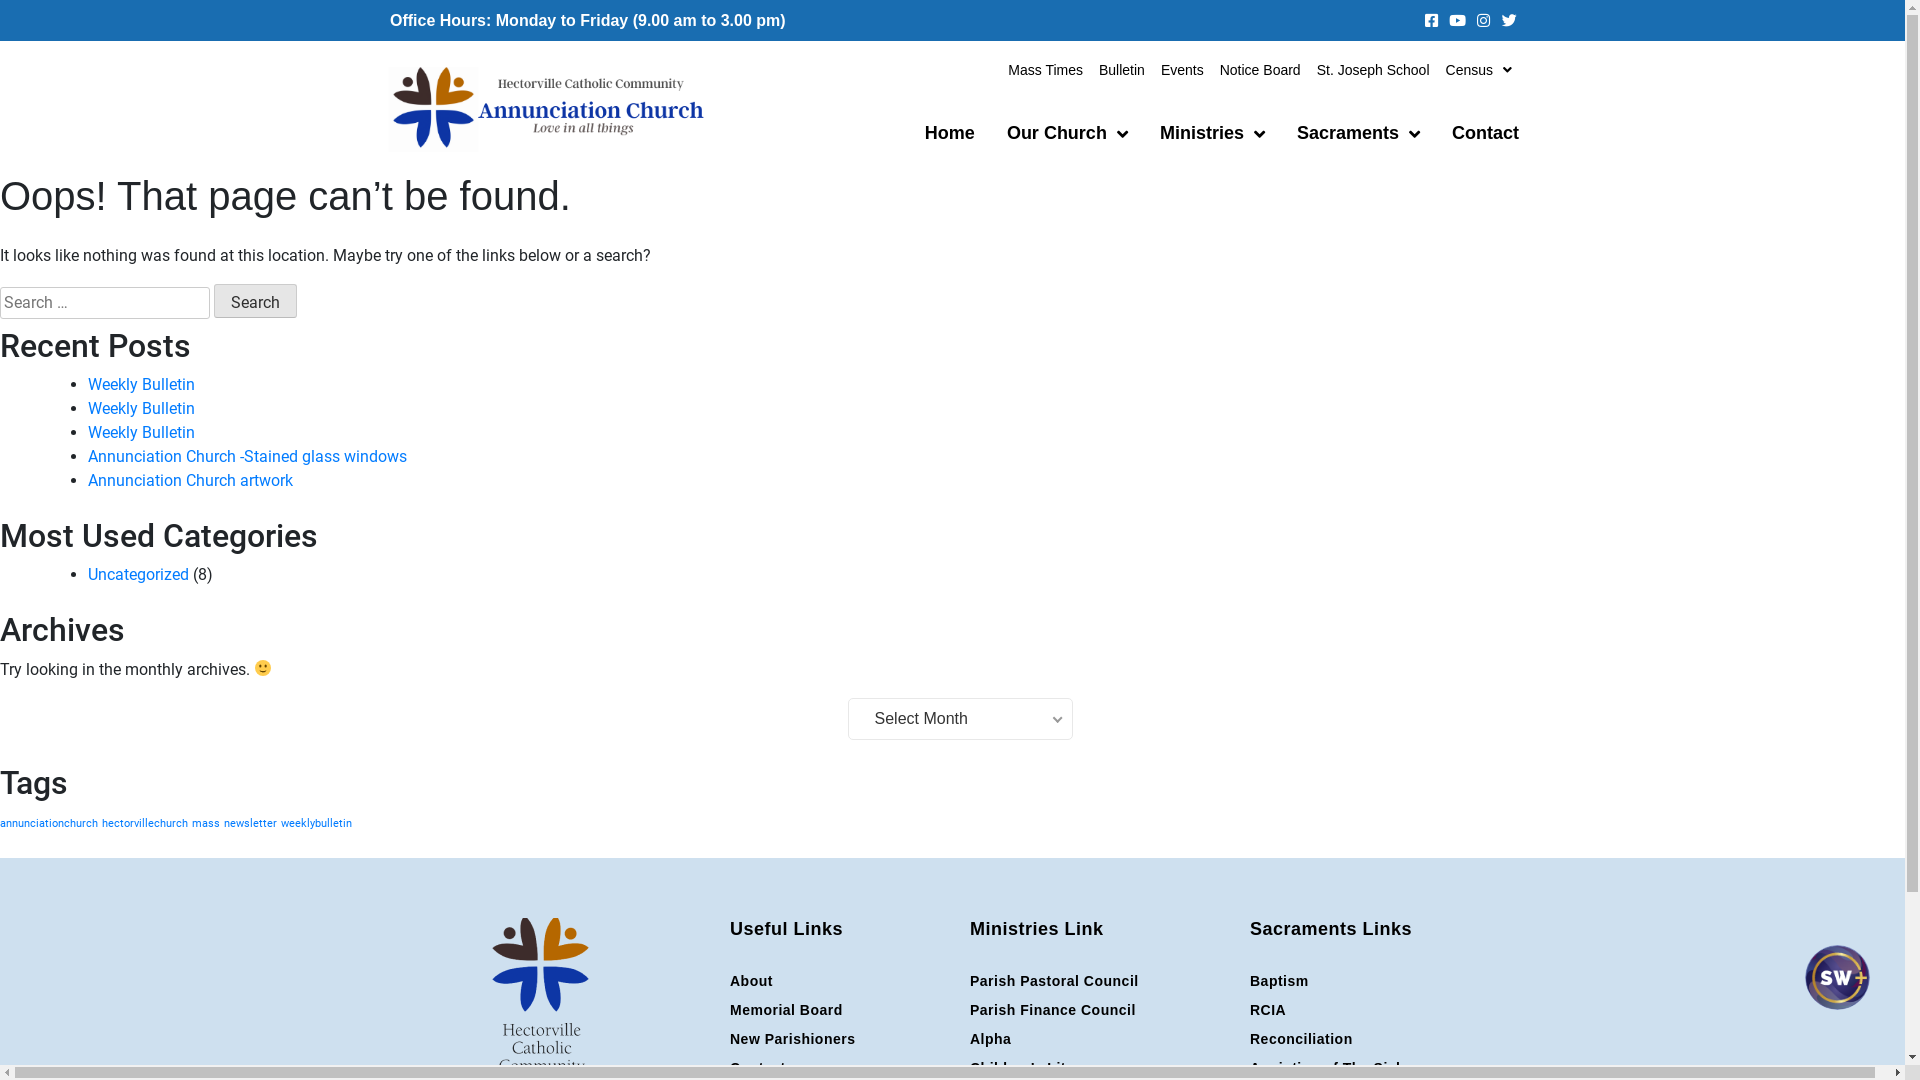 Image resolution: width=1920 pixels, height=1080 pixels. Describe the element at coordinates (140, 384) in the screenshot. I see `'Weekly Bulletin'` at that location.